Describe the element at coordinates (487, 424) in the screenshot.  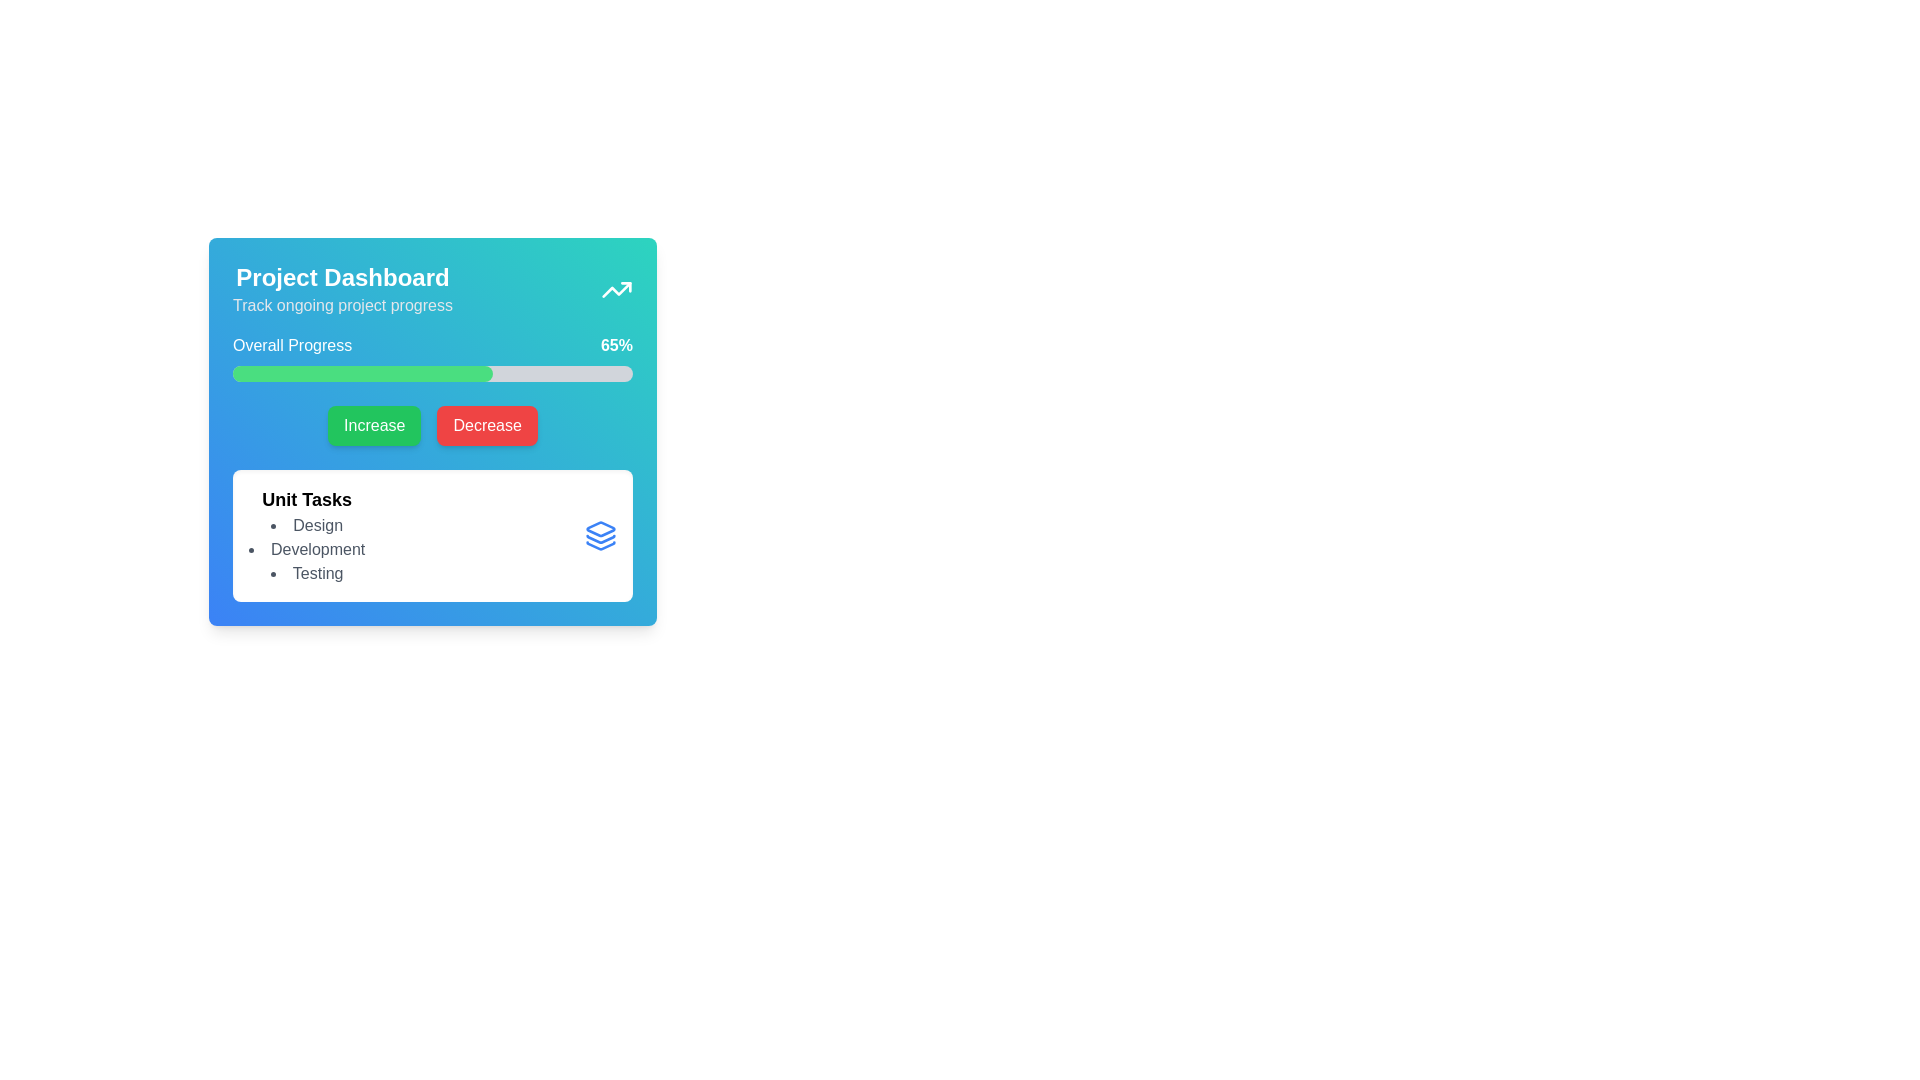
I see `the red 'Decrease' button with white text` at that location.